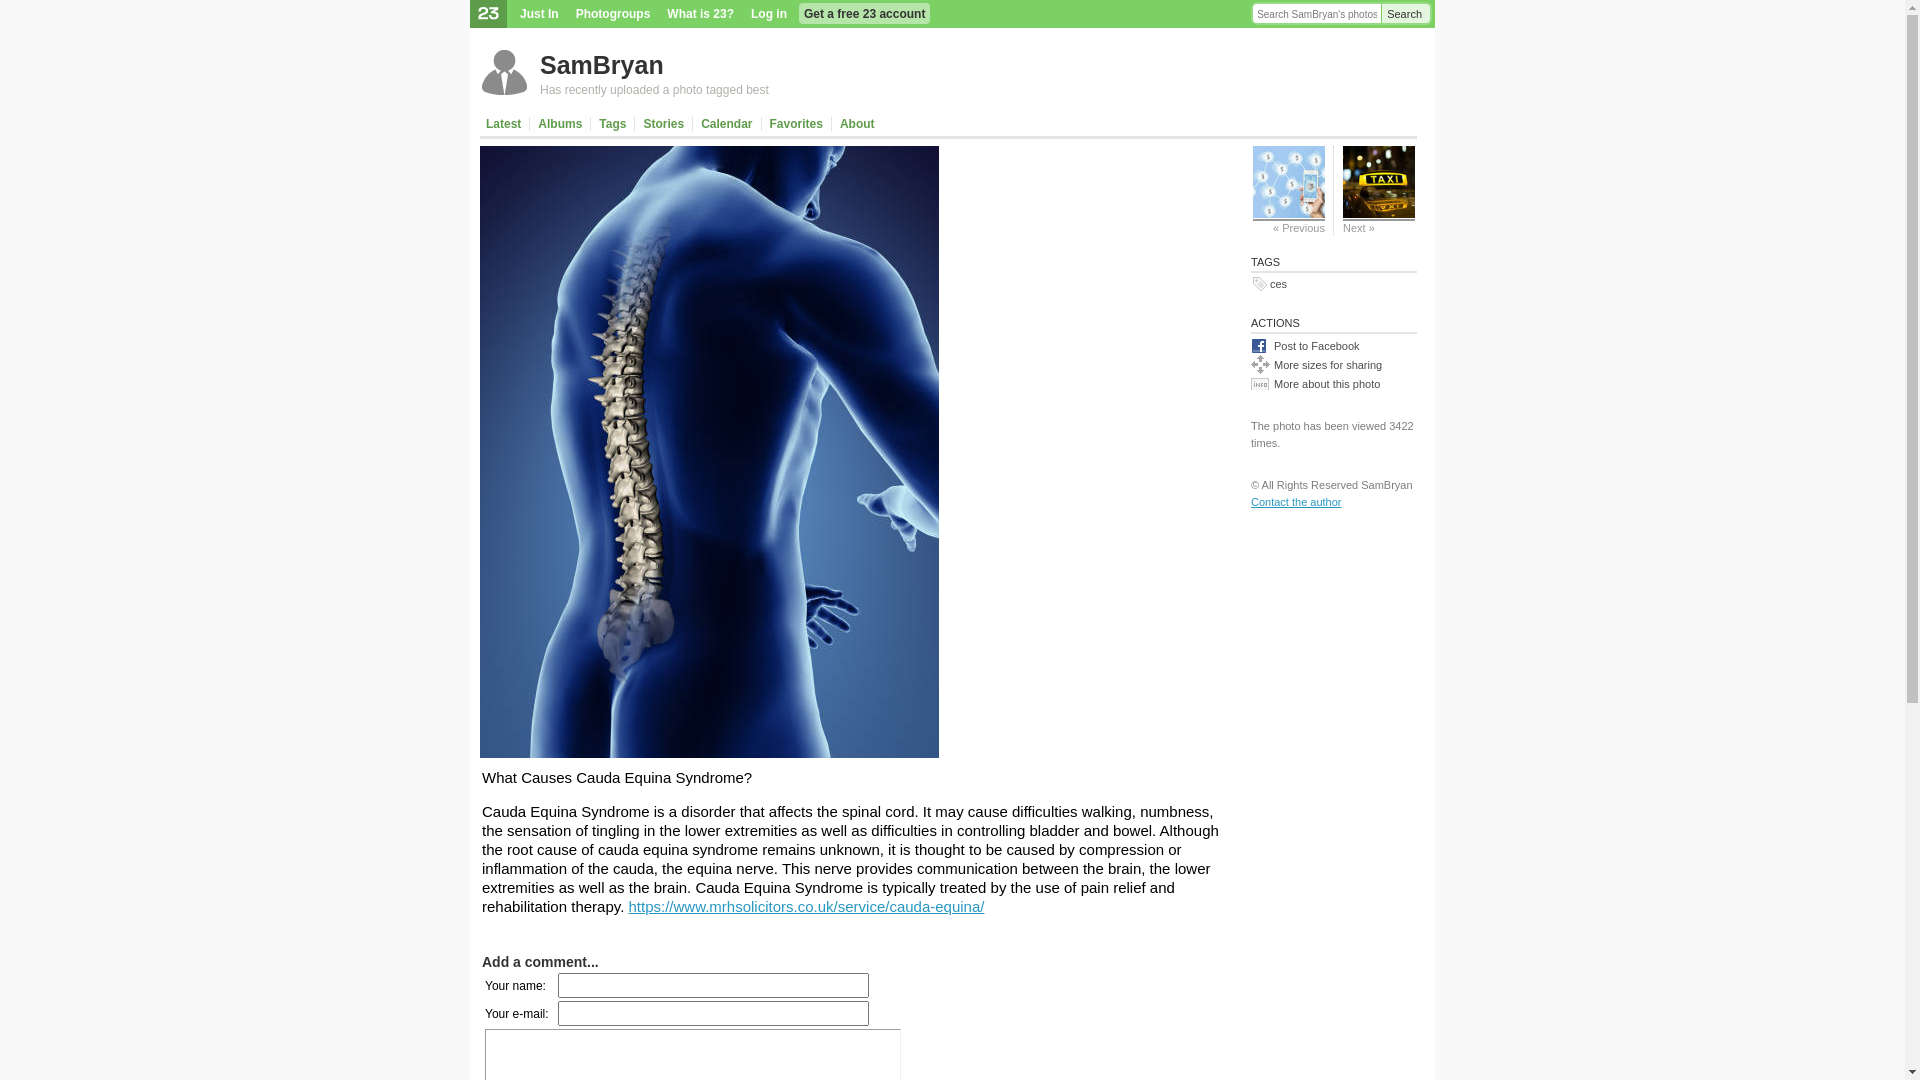 This screenshot has height=1080, width=1920. Describe the element at coordinates (725, 123) in the screenshot. I see `'Calendar'` at that location.